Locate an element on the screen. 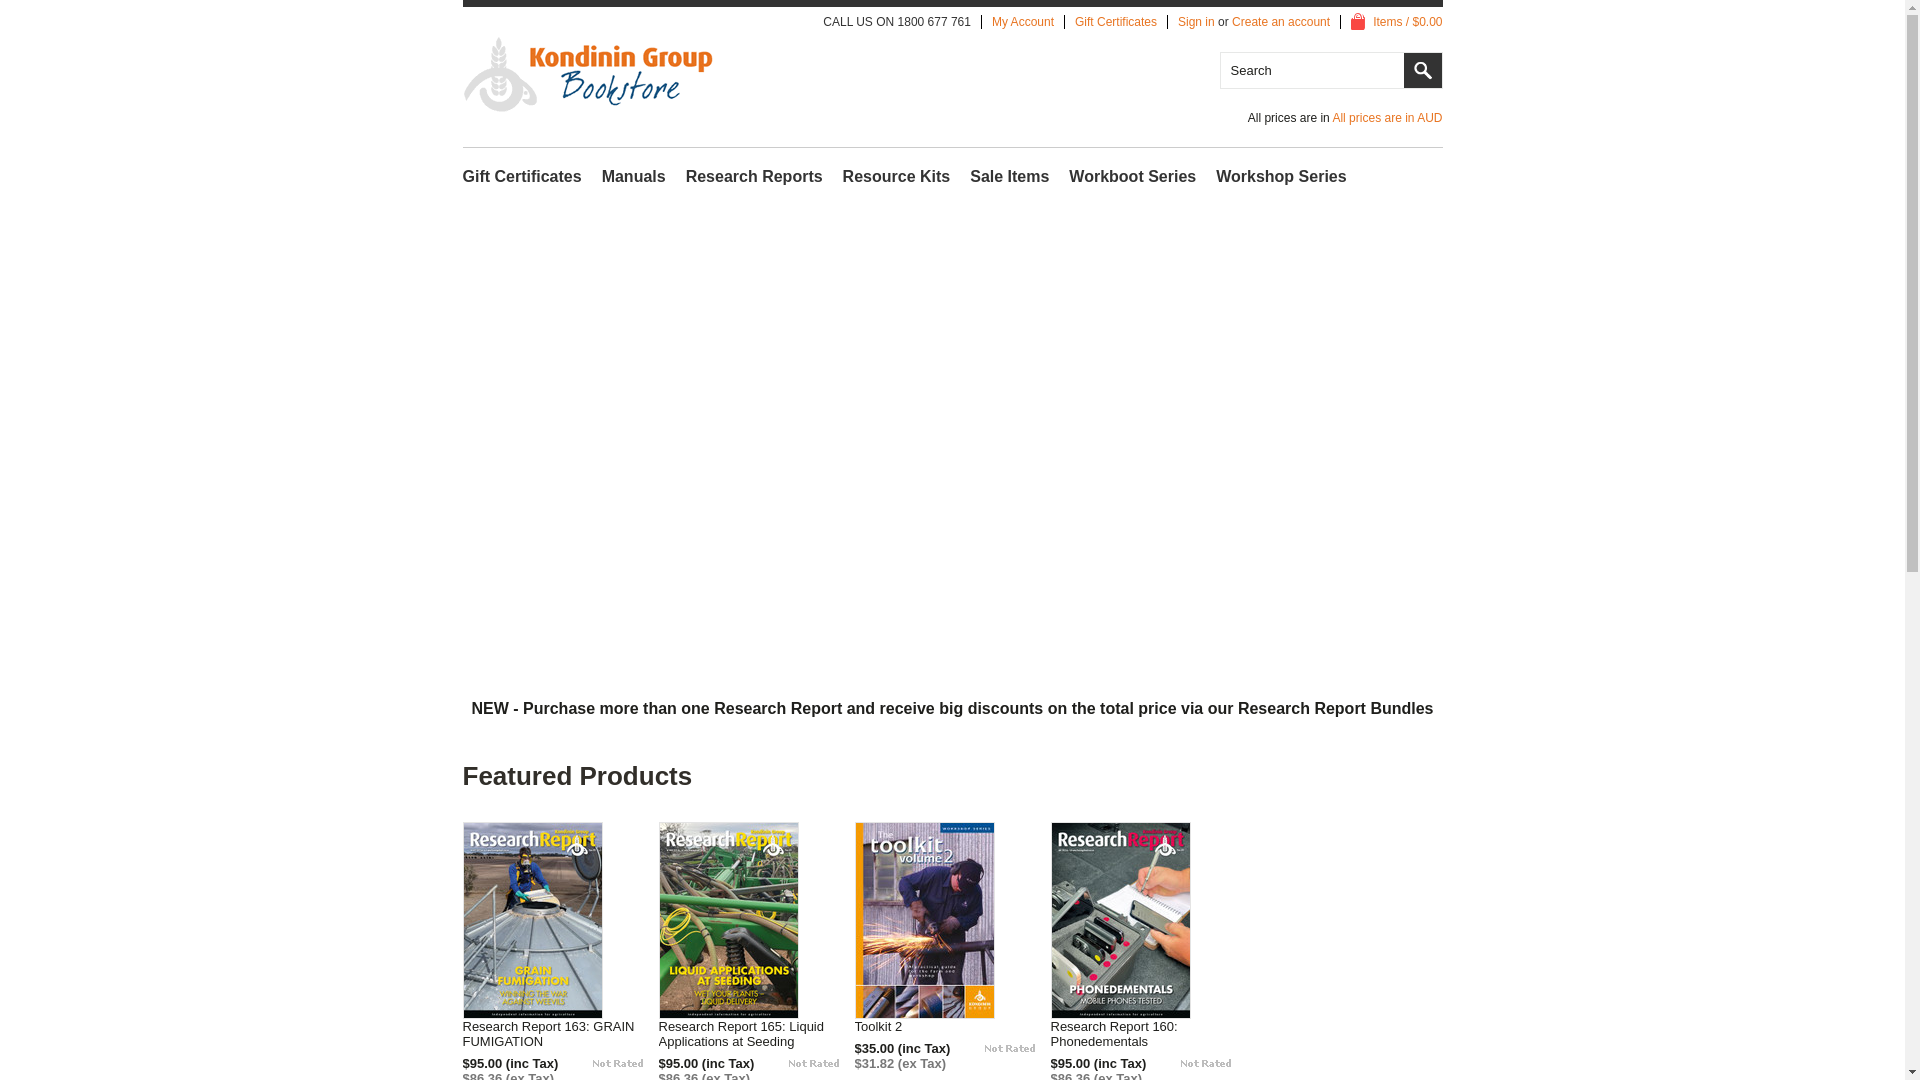 The image size is (1920, 1080). 'Research Report 163: GRAIN FUMIGATION' is located at coordinates (460, 1033).